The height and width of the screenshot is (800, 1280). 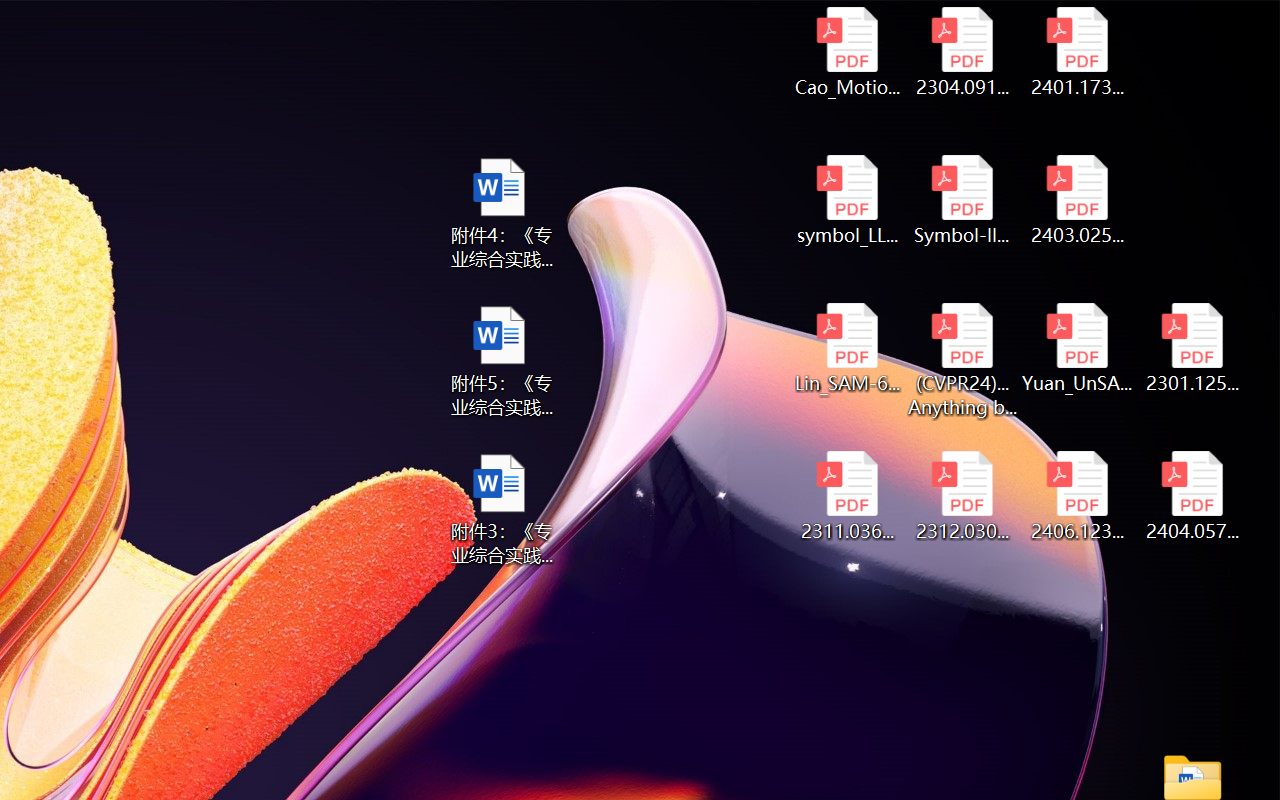 What do you see at coordinates (1076, 200) in the screenshot?
I see `'2403.02502v1.pdf'` at bounding box center [1076, 200].